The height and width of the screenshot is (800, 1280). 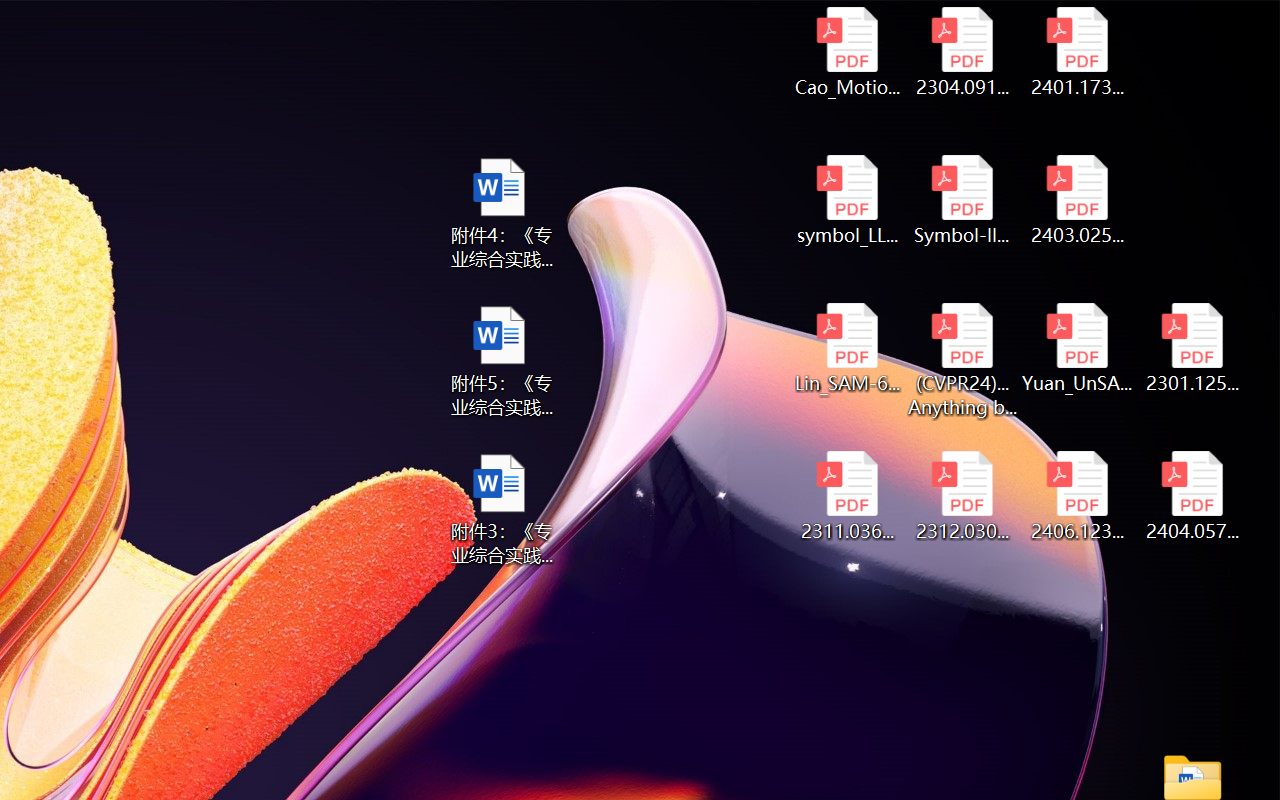 What do you see at coordinates (1076, 200) in the screenshot?
I see `'2403.02502v1.pdf'` at bounding box center [1076, 200].